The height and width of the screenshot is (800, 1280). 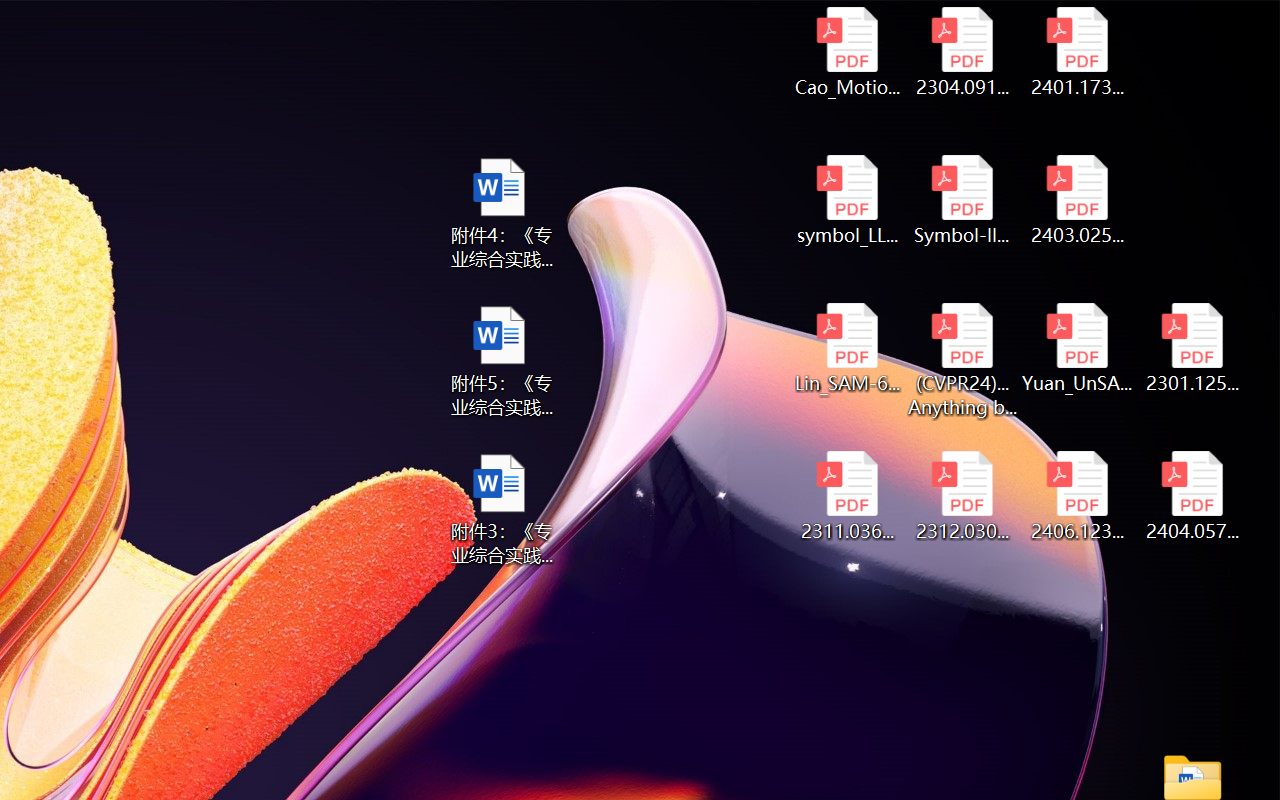 What do you see at coordinates (1076, 200) in the screenshot?
I see `'2403.02502v1.pdf'` at bounding box center [1076, 200].